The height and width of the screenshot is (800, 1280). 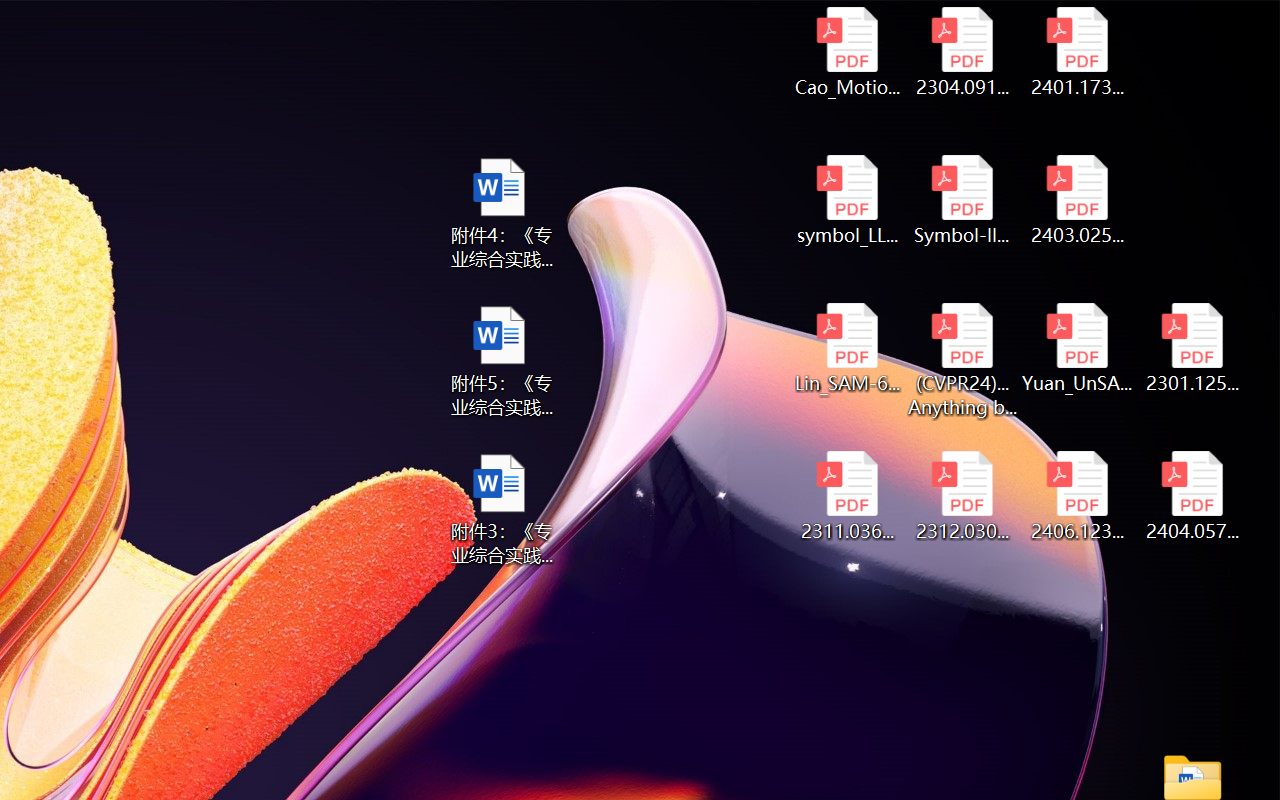 What do you see at coordinates (1076, 200) in the screenshot?
I see `'2403.02502v1.pdf'` at bounding box center [1076, 200].